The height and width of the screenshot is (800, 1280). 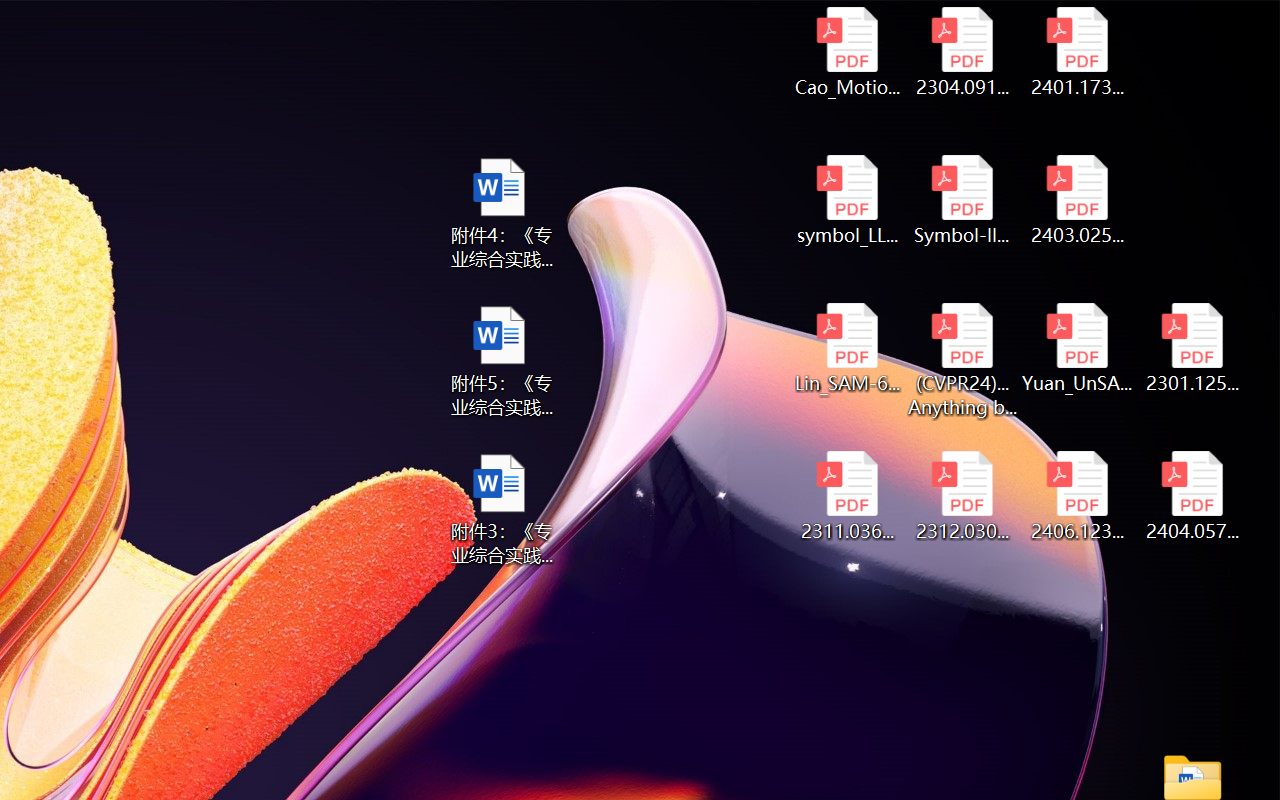 What do you see at coordinates (1076, 200) in the screenshot?
I see `'2403.02502v1.pdf'` at bounding box center [1076, 200].